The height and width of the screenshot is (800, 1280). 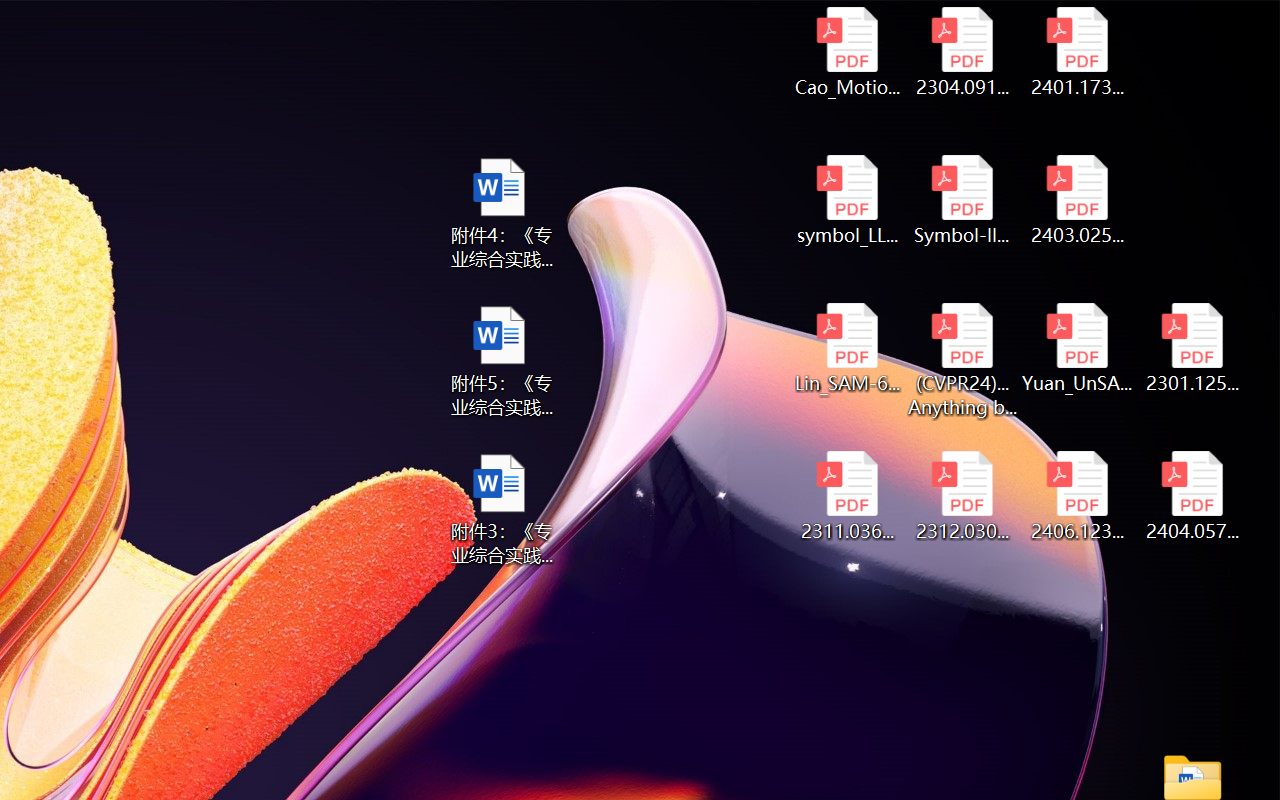 What do you see at coordinates (1076, 200) in the screenshot?
I see `'2403.02502v1.pdf'` at bounding box center [1076, 200].